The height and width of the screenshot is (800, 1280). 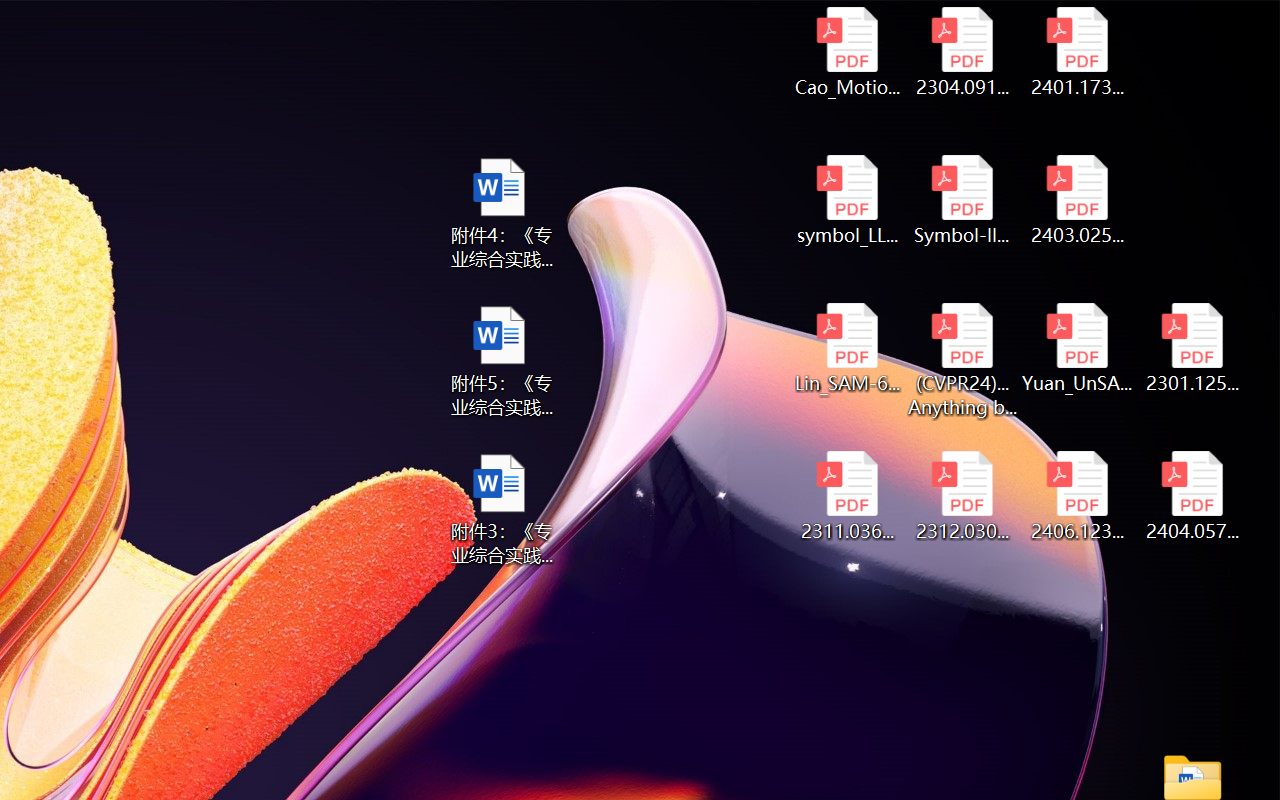 What do you see at coordinates (1076, 200) in the screenshot?
I see `'2403.02502v1.pdf'` at bounding box center [1076, 200].